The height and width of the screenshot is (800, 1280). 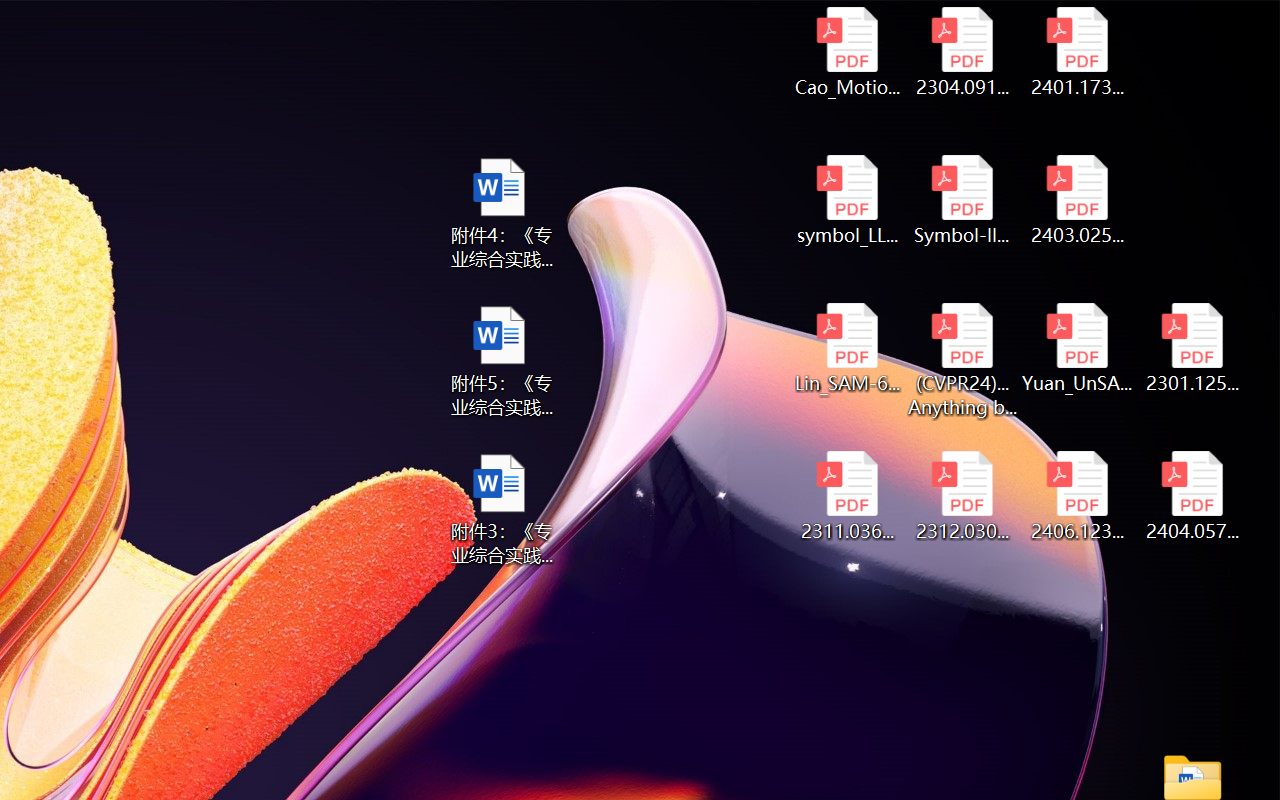 What do you see at coordinates (1076, 200) in the screenshot?
I see `'2403.02502v1.pdf'` at bounding box center [1076, 200].